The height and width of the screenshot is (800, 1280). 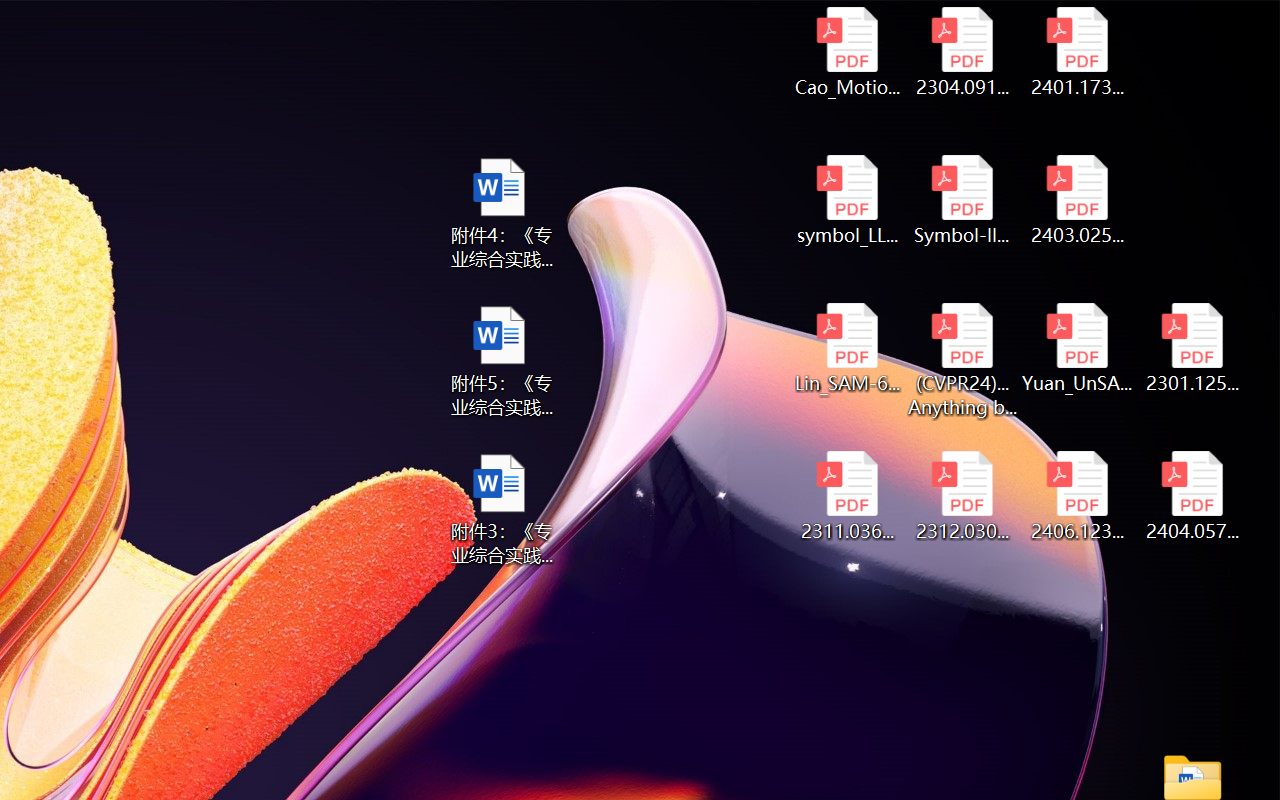 What do you see at coordinates (1076, 200) in the screenshot?
I see `'2403.02502v1.pdf'` at bounding box center [1076, 200].